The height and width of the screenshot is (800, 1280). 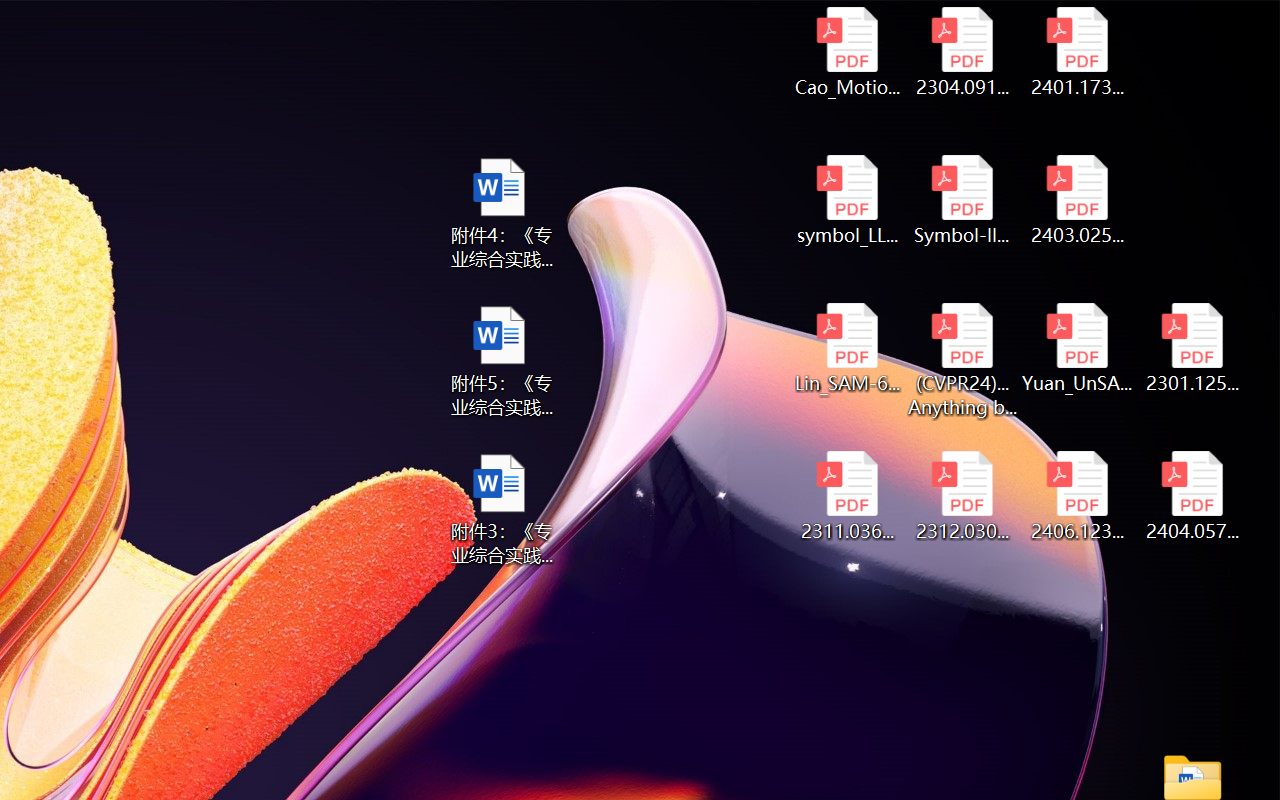 What do you see at coordinates (1076, 200) in the screenshot?
I see `'2403.02502v1.pdf'` at bounding box center [1076, 200].